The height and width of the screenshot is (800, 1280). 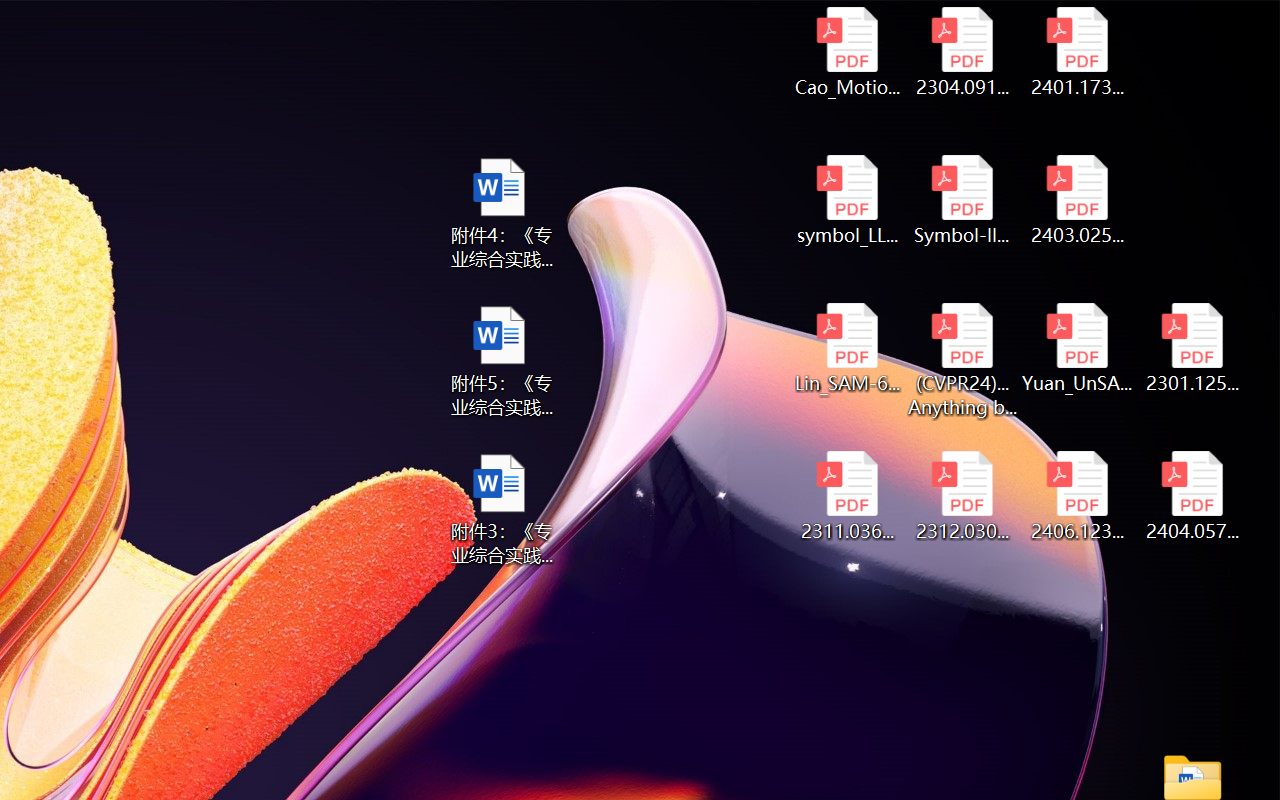 What do you see at coordinates (1076, 200) in the screenshot?
I see `'2403.02502v1.pdf'` at bounding box center [1076, 200].